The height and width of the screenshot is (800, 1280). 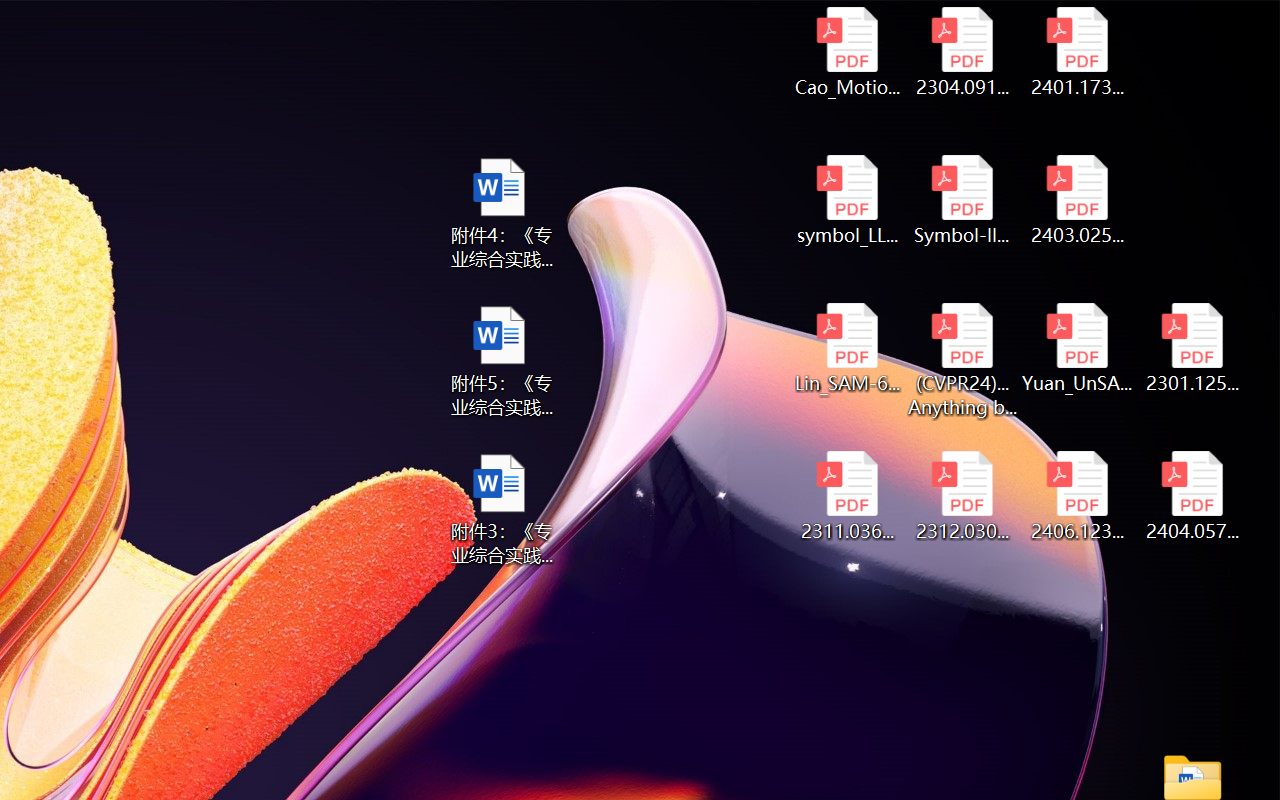 What do you see at coordinates (1076, 200) in the screenshot?
I see `'2403.02502v1.pdf'` at bounding box center [1076, 200].